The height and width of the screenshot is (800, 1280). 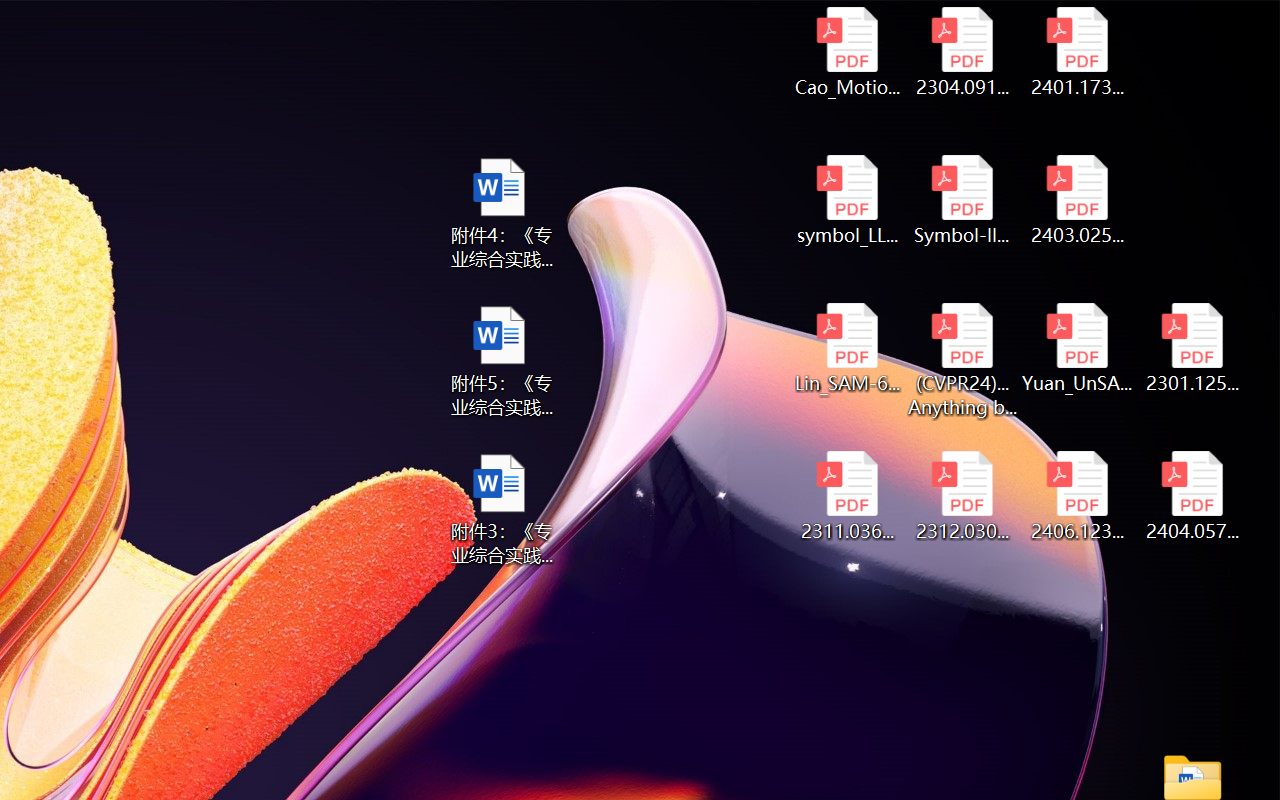 What do you see at coordinates (1076, 200) in the screenshot?
I see `'2403.02502v1.pdf'` at bounding box center [1076, 200].